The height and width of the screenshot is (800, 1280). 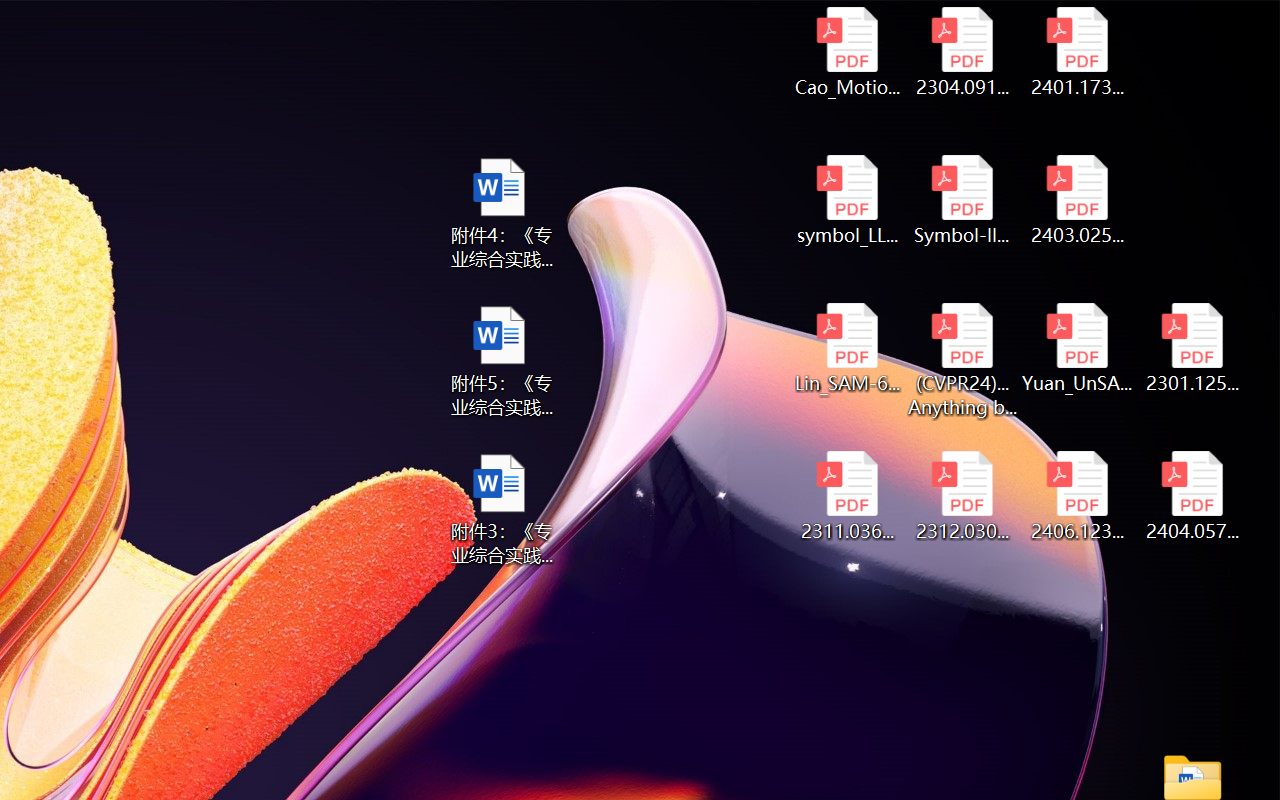 What do you see at coordinates (1076, 200) in the screenshot?
I see `'2403.02502v1.pdf'` at bounding box center [1076, 200].